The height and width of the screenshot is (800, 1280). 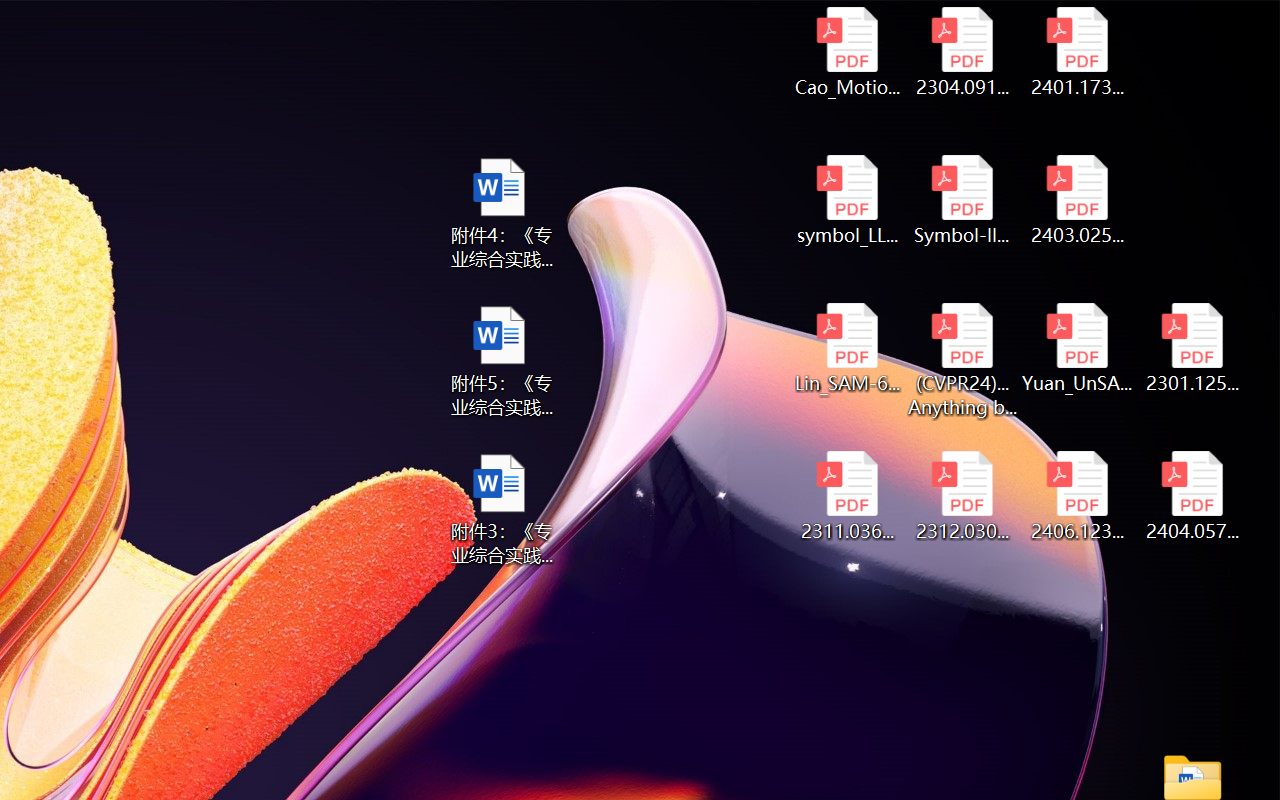 What do you see at coordinates (1076, 200) in the screenshot?
I see `'2403.02502v1.pdf'` at bounding box center [1076, 200].